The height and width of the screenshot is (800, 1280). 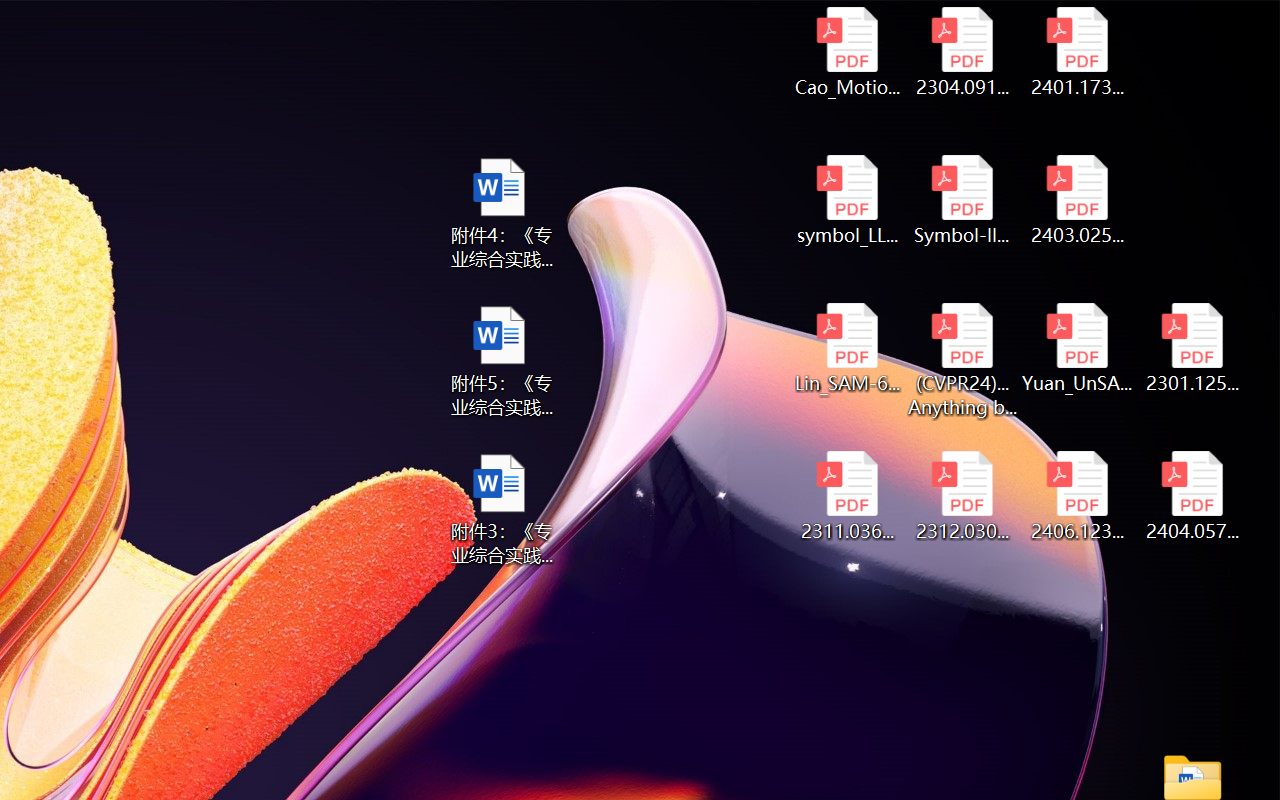 What do you see at coordinates (1076, 200) in the screenshot?
I see `'2403.02502v1.pdf'` at bounding box center [1076, 200].